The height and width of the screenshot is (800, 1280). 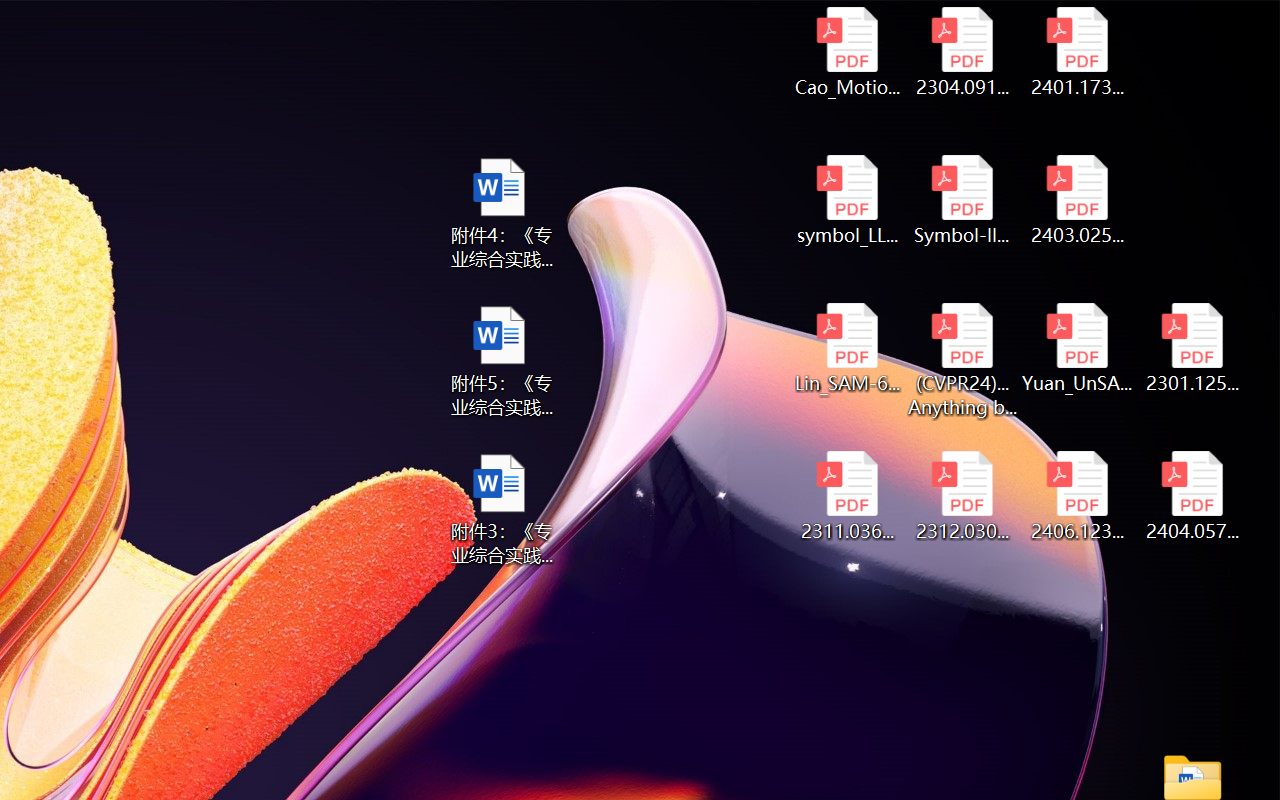 What do you see at coordinates (1076, 200) in the screenshot?
I see `'2403.02502v1.pdf'` at bounding box center [1076, 200].